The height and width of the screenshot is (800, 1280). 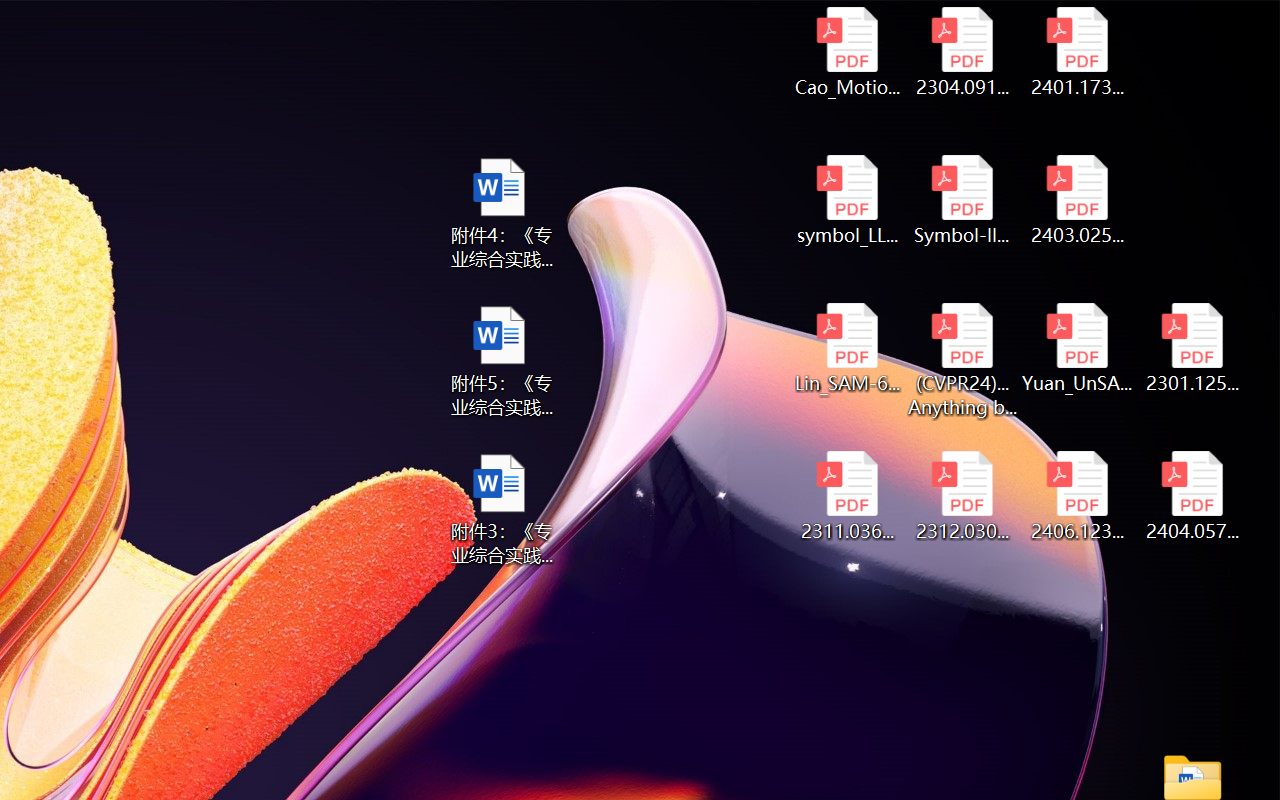 What do you see at coordinates (1076, 200) in the screenshot?
I see `'2403.02502v1.pdf'` at bounding box center [1076, 200].